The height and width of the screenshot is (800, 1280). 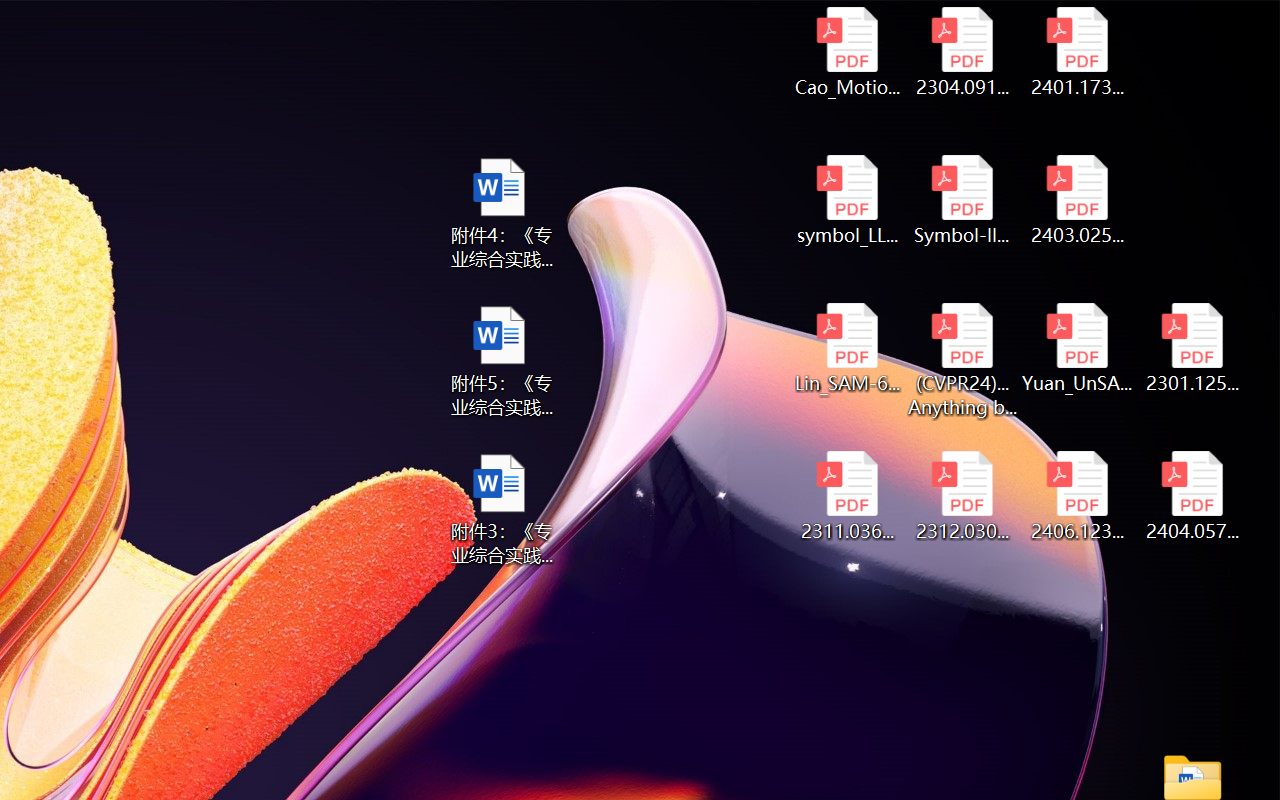 What do you see at coordinates (1076, 200) in the screenshot?
I see `'2403.02502v1.pdf'` at bounding box center [1076, 200].